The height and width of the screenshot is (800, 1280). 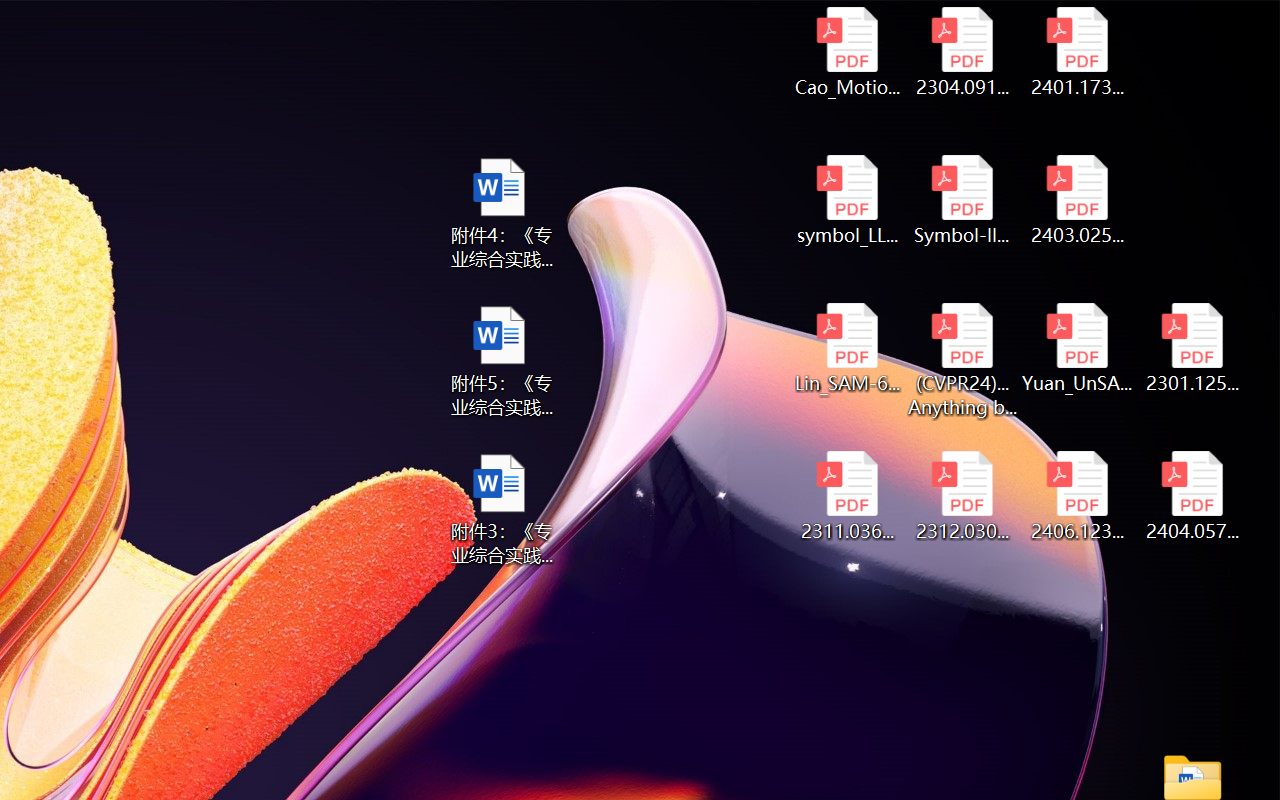 What do you see at coordinates (1076, 200) in the screenshot?
I see `'2403.02502v1.pdf'` at bounding box center [1076, 200].